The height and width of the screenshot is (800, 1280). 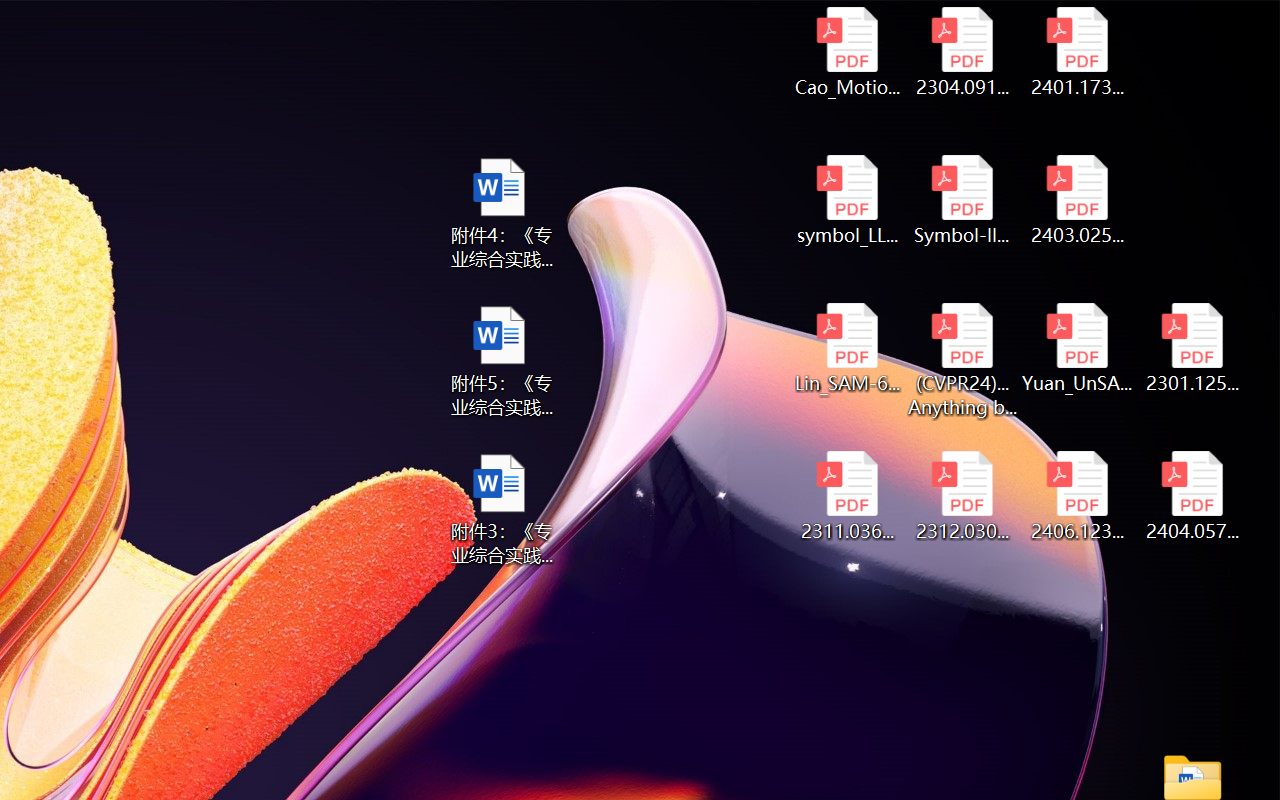 What do you see at coordinates (1076, 200) in the screenshot?
I see `'2403.02502v1.pdf'` at bounding box center [1076, 200].